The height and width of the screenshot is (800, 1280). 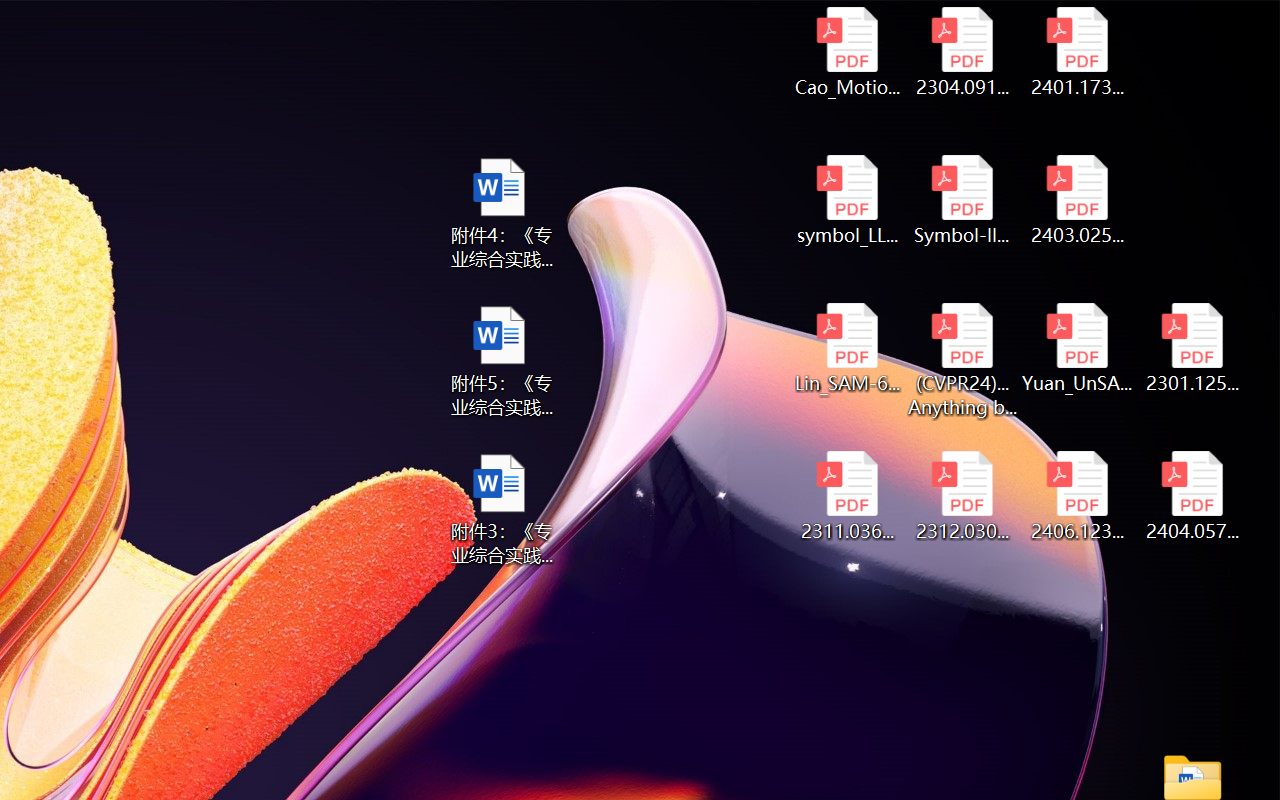 What do you see at coordinates (1076, 200) in the screenshot?
I see `'2403.02502v1.pdf'` at bounding box center [1076, 200].